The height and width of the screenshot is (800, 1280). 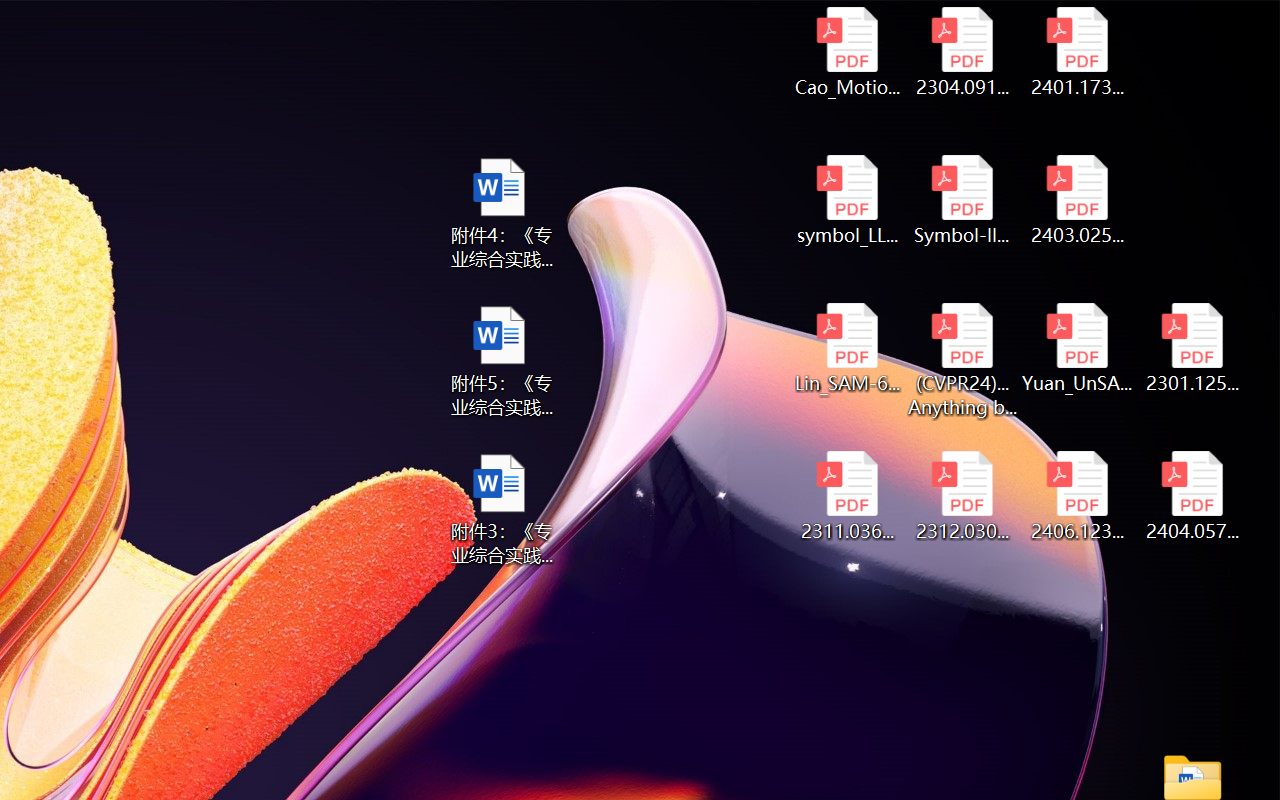 What do you see at coordinates (1076, 200) in the screenshot?
I see `'2403.02502v1.pdf'` at bounding box center [1076, 200].